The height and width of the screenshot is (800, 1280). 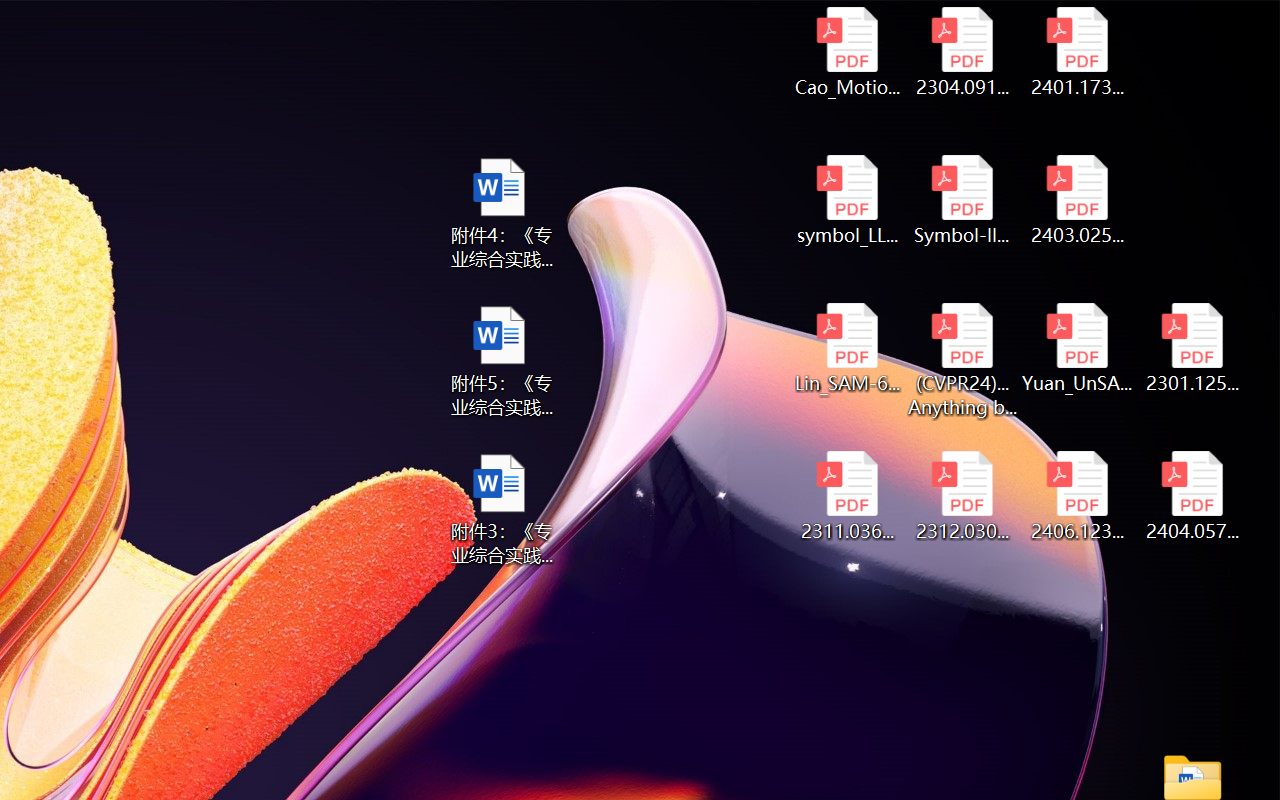 What do you see at coordinates (1076, 200) in the screenshot?
I see `'2403.02502v1.pdf'` at bounding box center [1076, 200].